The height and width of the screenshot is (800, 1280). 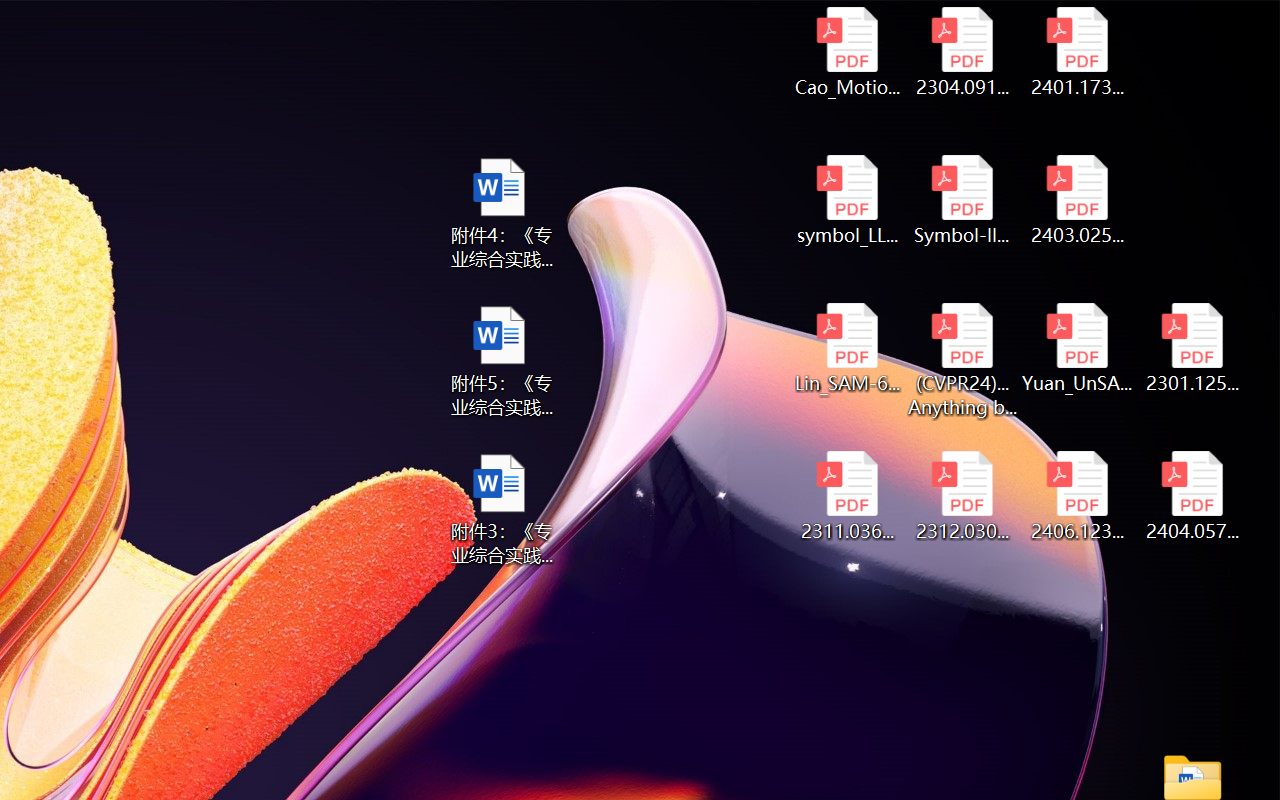 What do you see at coordinates (1076, 200) in the screenshot?
I see `'2403.02502v1.pdf'` at bounding box center [1076, 200].